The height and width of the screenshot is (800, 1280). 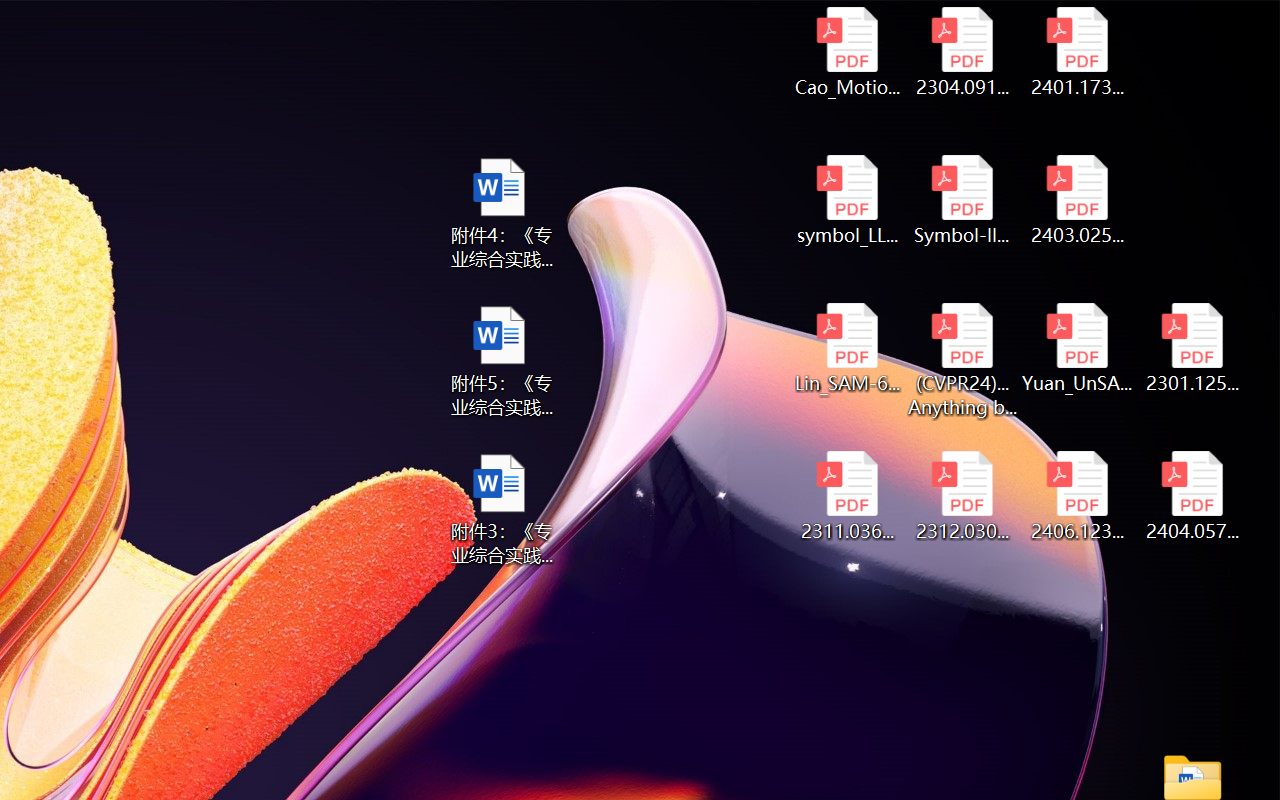 What do you see at coordinates (1076, 200) in the screenshot?
I see `'2403.02502v1.pdf'` at bounding box center [1076, 200].